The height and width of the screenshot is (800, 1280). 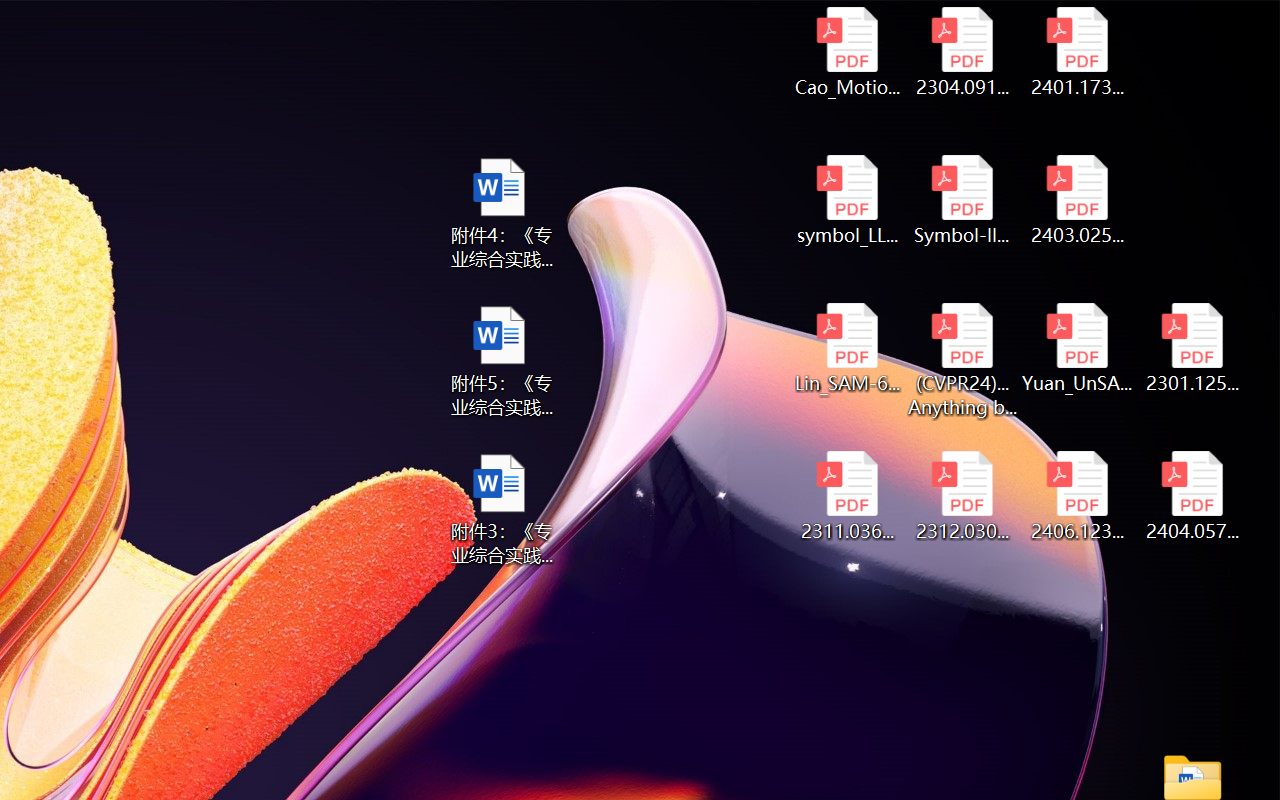 What do you see at coordinates (1076, 200) in the screenshot?
I see `'2403.02502v1.pdf'` at bounding box center [1076, 200].